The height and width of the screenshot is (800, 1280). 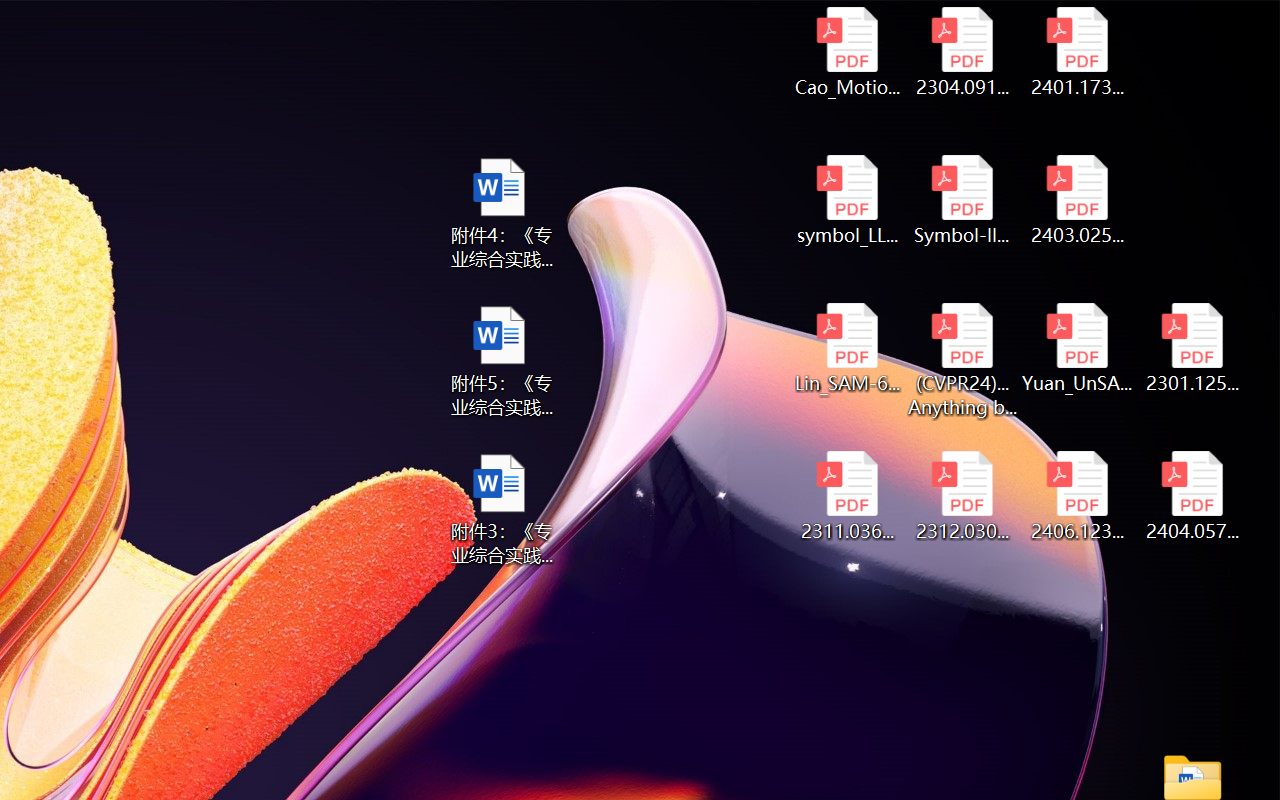 What do you see at coordinates (1076, 200) in the screenshot?
I see `'2403.02502v1.pdf'` at bounding box center [1076, 200].